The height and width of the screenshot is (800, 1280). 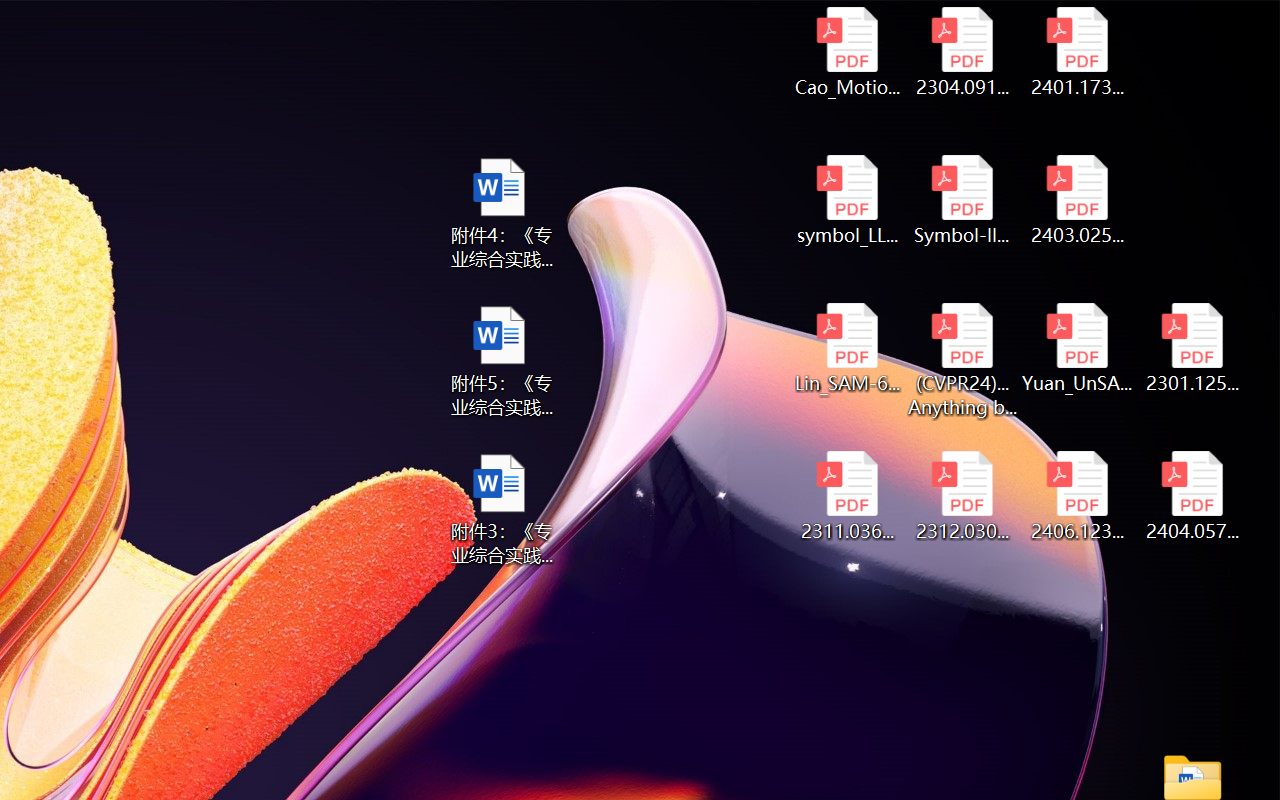 What do you see at coordinates (1076, 200) in the screenshot?
I see `'2403.02502v1.pdf'` at bounding box center [1076, 200].